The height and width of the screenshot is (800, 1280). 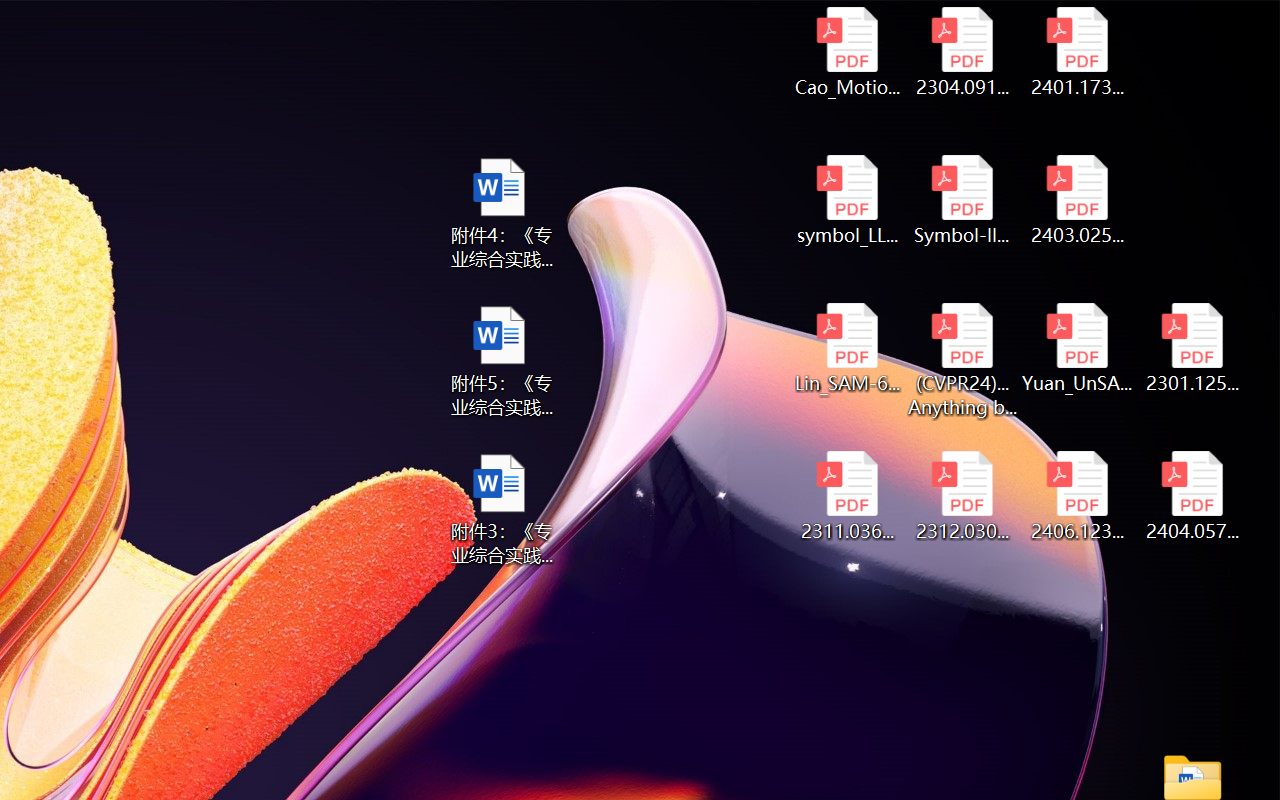 What do you see at coordinates (1076, 200) in the screenshot?
I see `'2403.02502v1.pdf'` at bounding box center [1076, 200].